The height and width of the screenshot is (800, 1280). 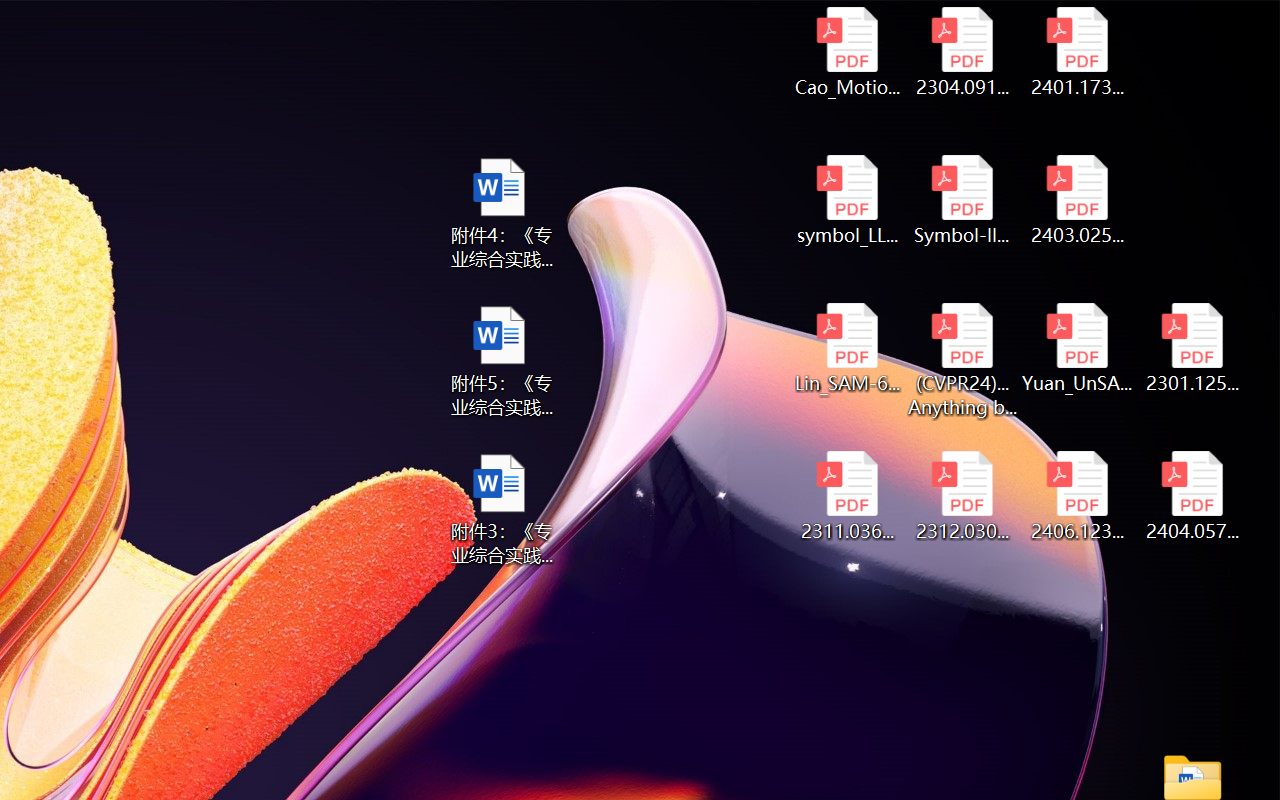 What do you see at coordinates (1076, 200) in the screenshot?
I see `'2403.02502v1.pdf'` at bounding box center [1076, 200].